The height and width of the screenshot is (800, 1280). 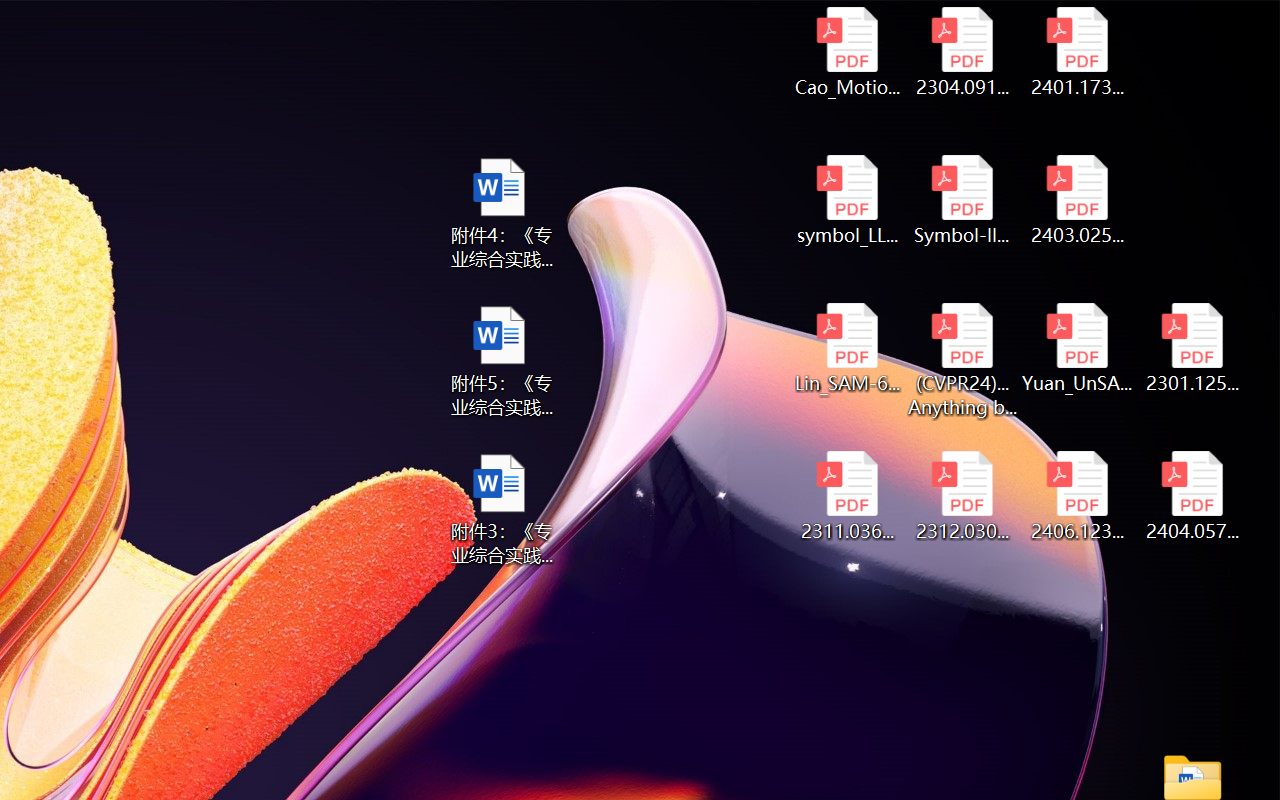 What do you see at coordinates (1076, 200) in the screenshot?
I see `'2403.02502v1.pdf'` at bounding box center [1076, 200].